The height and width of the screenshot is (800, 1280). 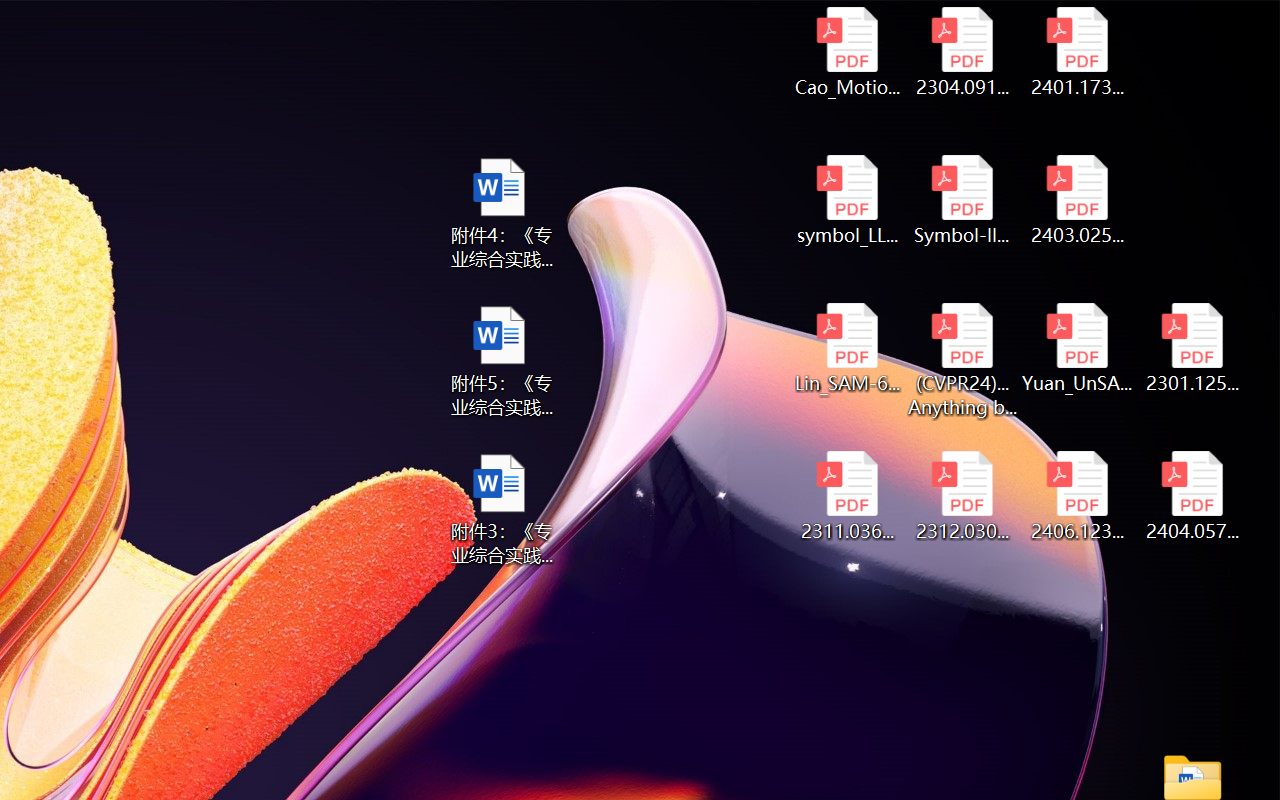 What do you see at coordinates (1076, 200) in the screenshot?
I see `'2403.02502v1.pdf'` at bounding box center [1076, 200].